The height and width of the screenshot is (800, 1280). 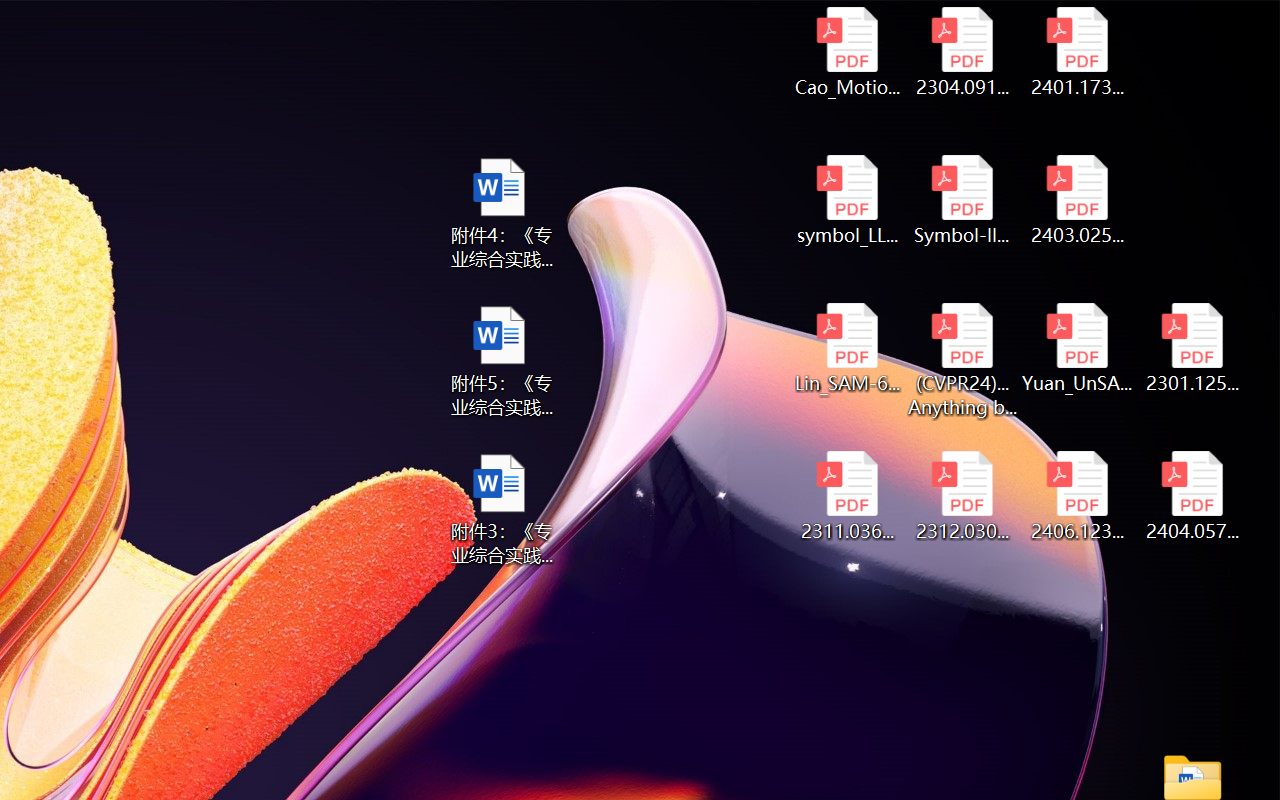 What do you see at coordinates (1076, 200) in the screenshot?
I see `'2403.02502v1.pdf'` at bounding box center [1076, 200].